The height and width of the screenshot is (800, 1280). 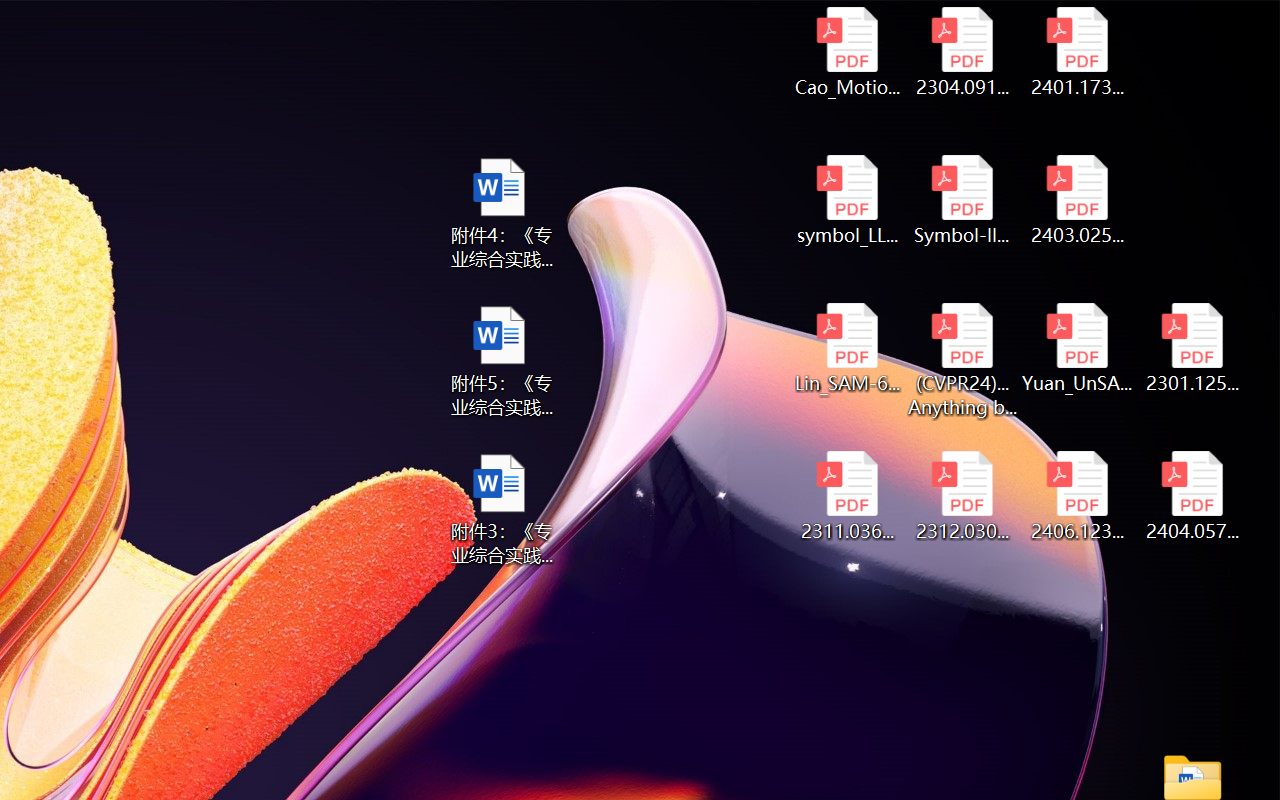 What do you see at coordinates (1076, 200) in the screenshot?
I see `'2403.02502v1.pdf'` at bounding box center [1076, 200].